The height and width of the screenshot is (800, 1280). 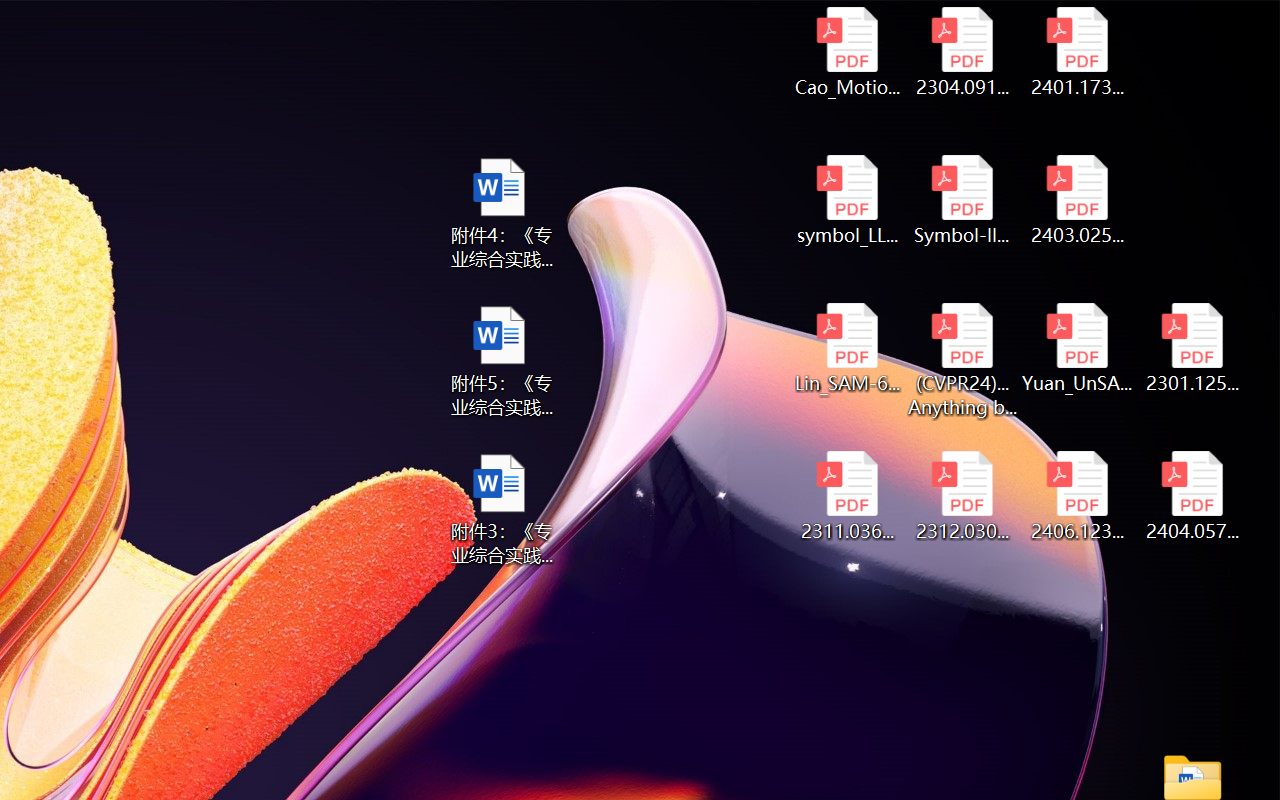 What do you see at coordinates (1076, 200) in the screenshot?
I see `'2403.02502v1.pdf'` at bounding box center [1076, 200].